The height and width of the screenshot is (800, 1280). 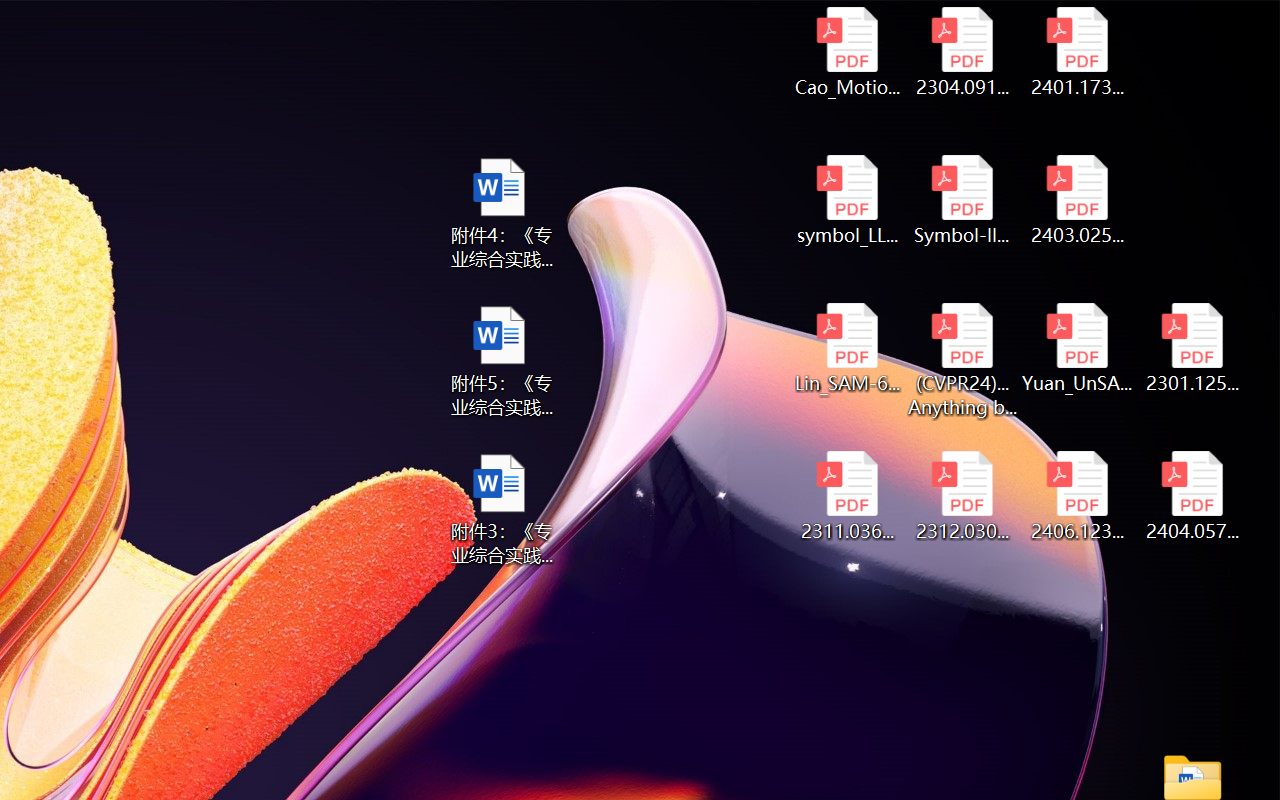 What do you see at coordinates (1076, 200) in the screenshot?
I see `'2403.02502v1.pdf'` at bounding box center [1076, 200].